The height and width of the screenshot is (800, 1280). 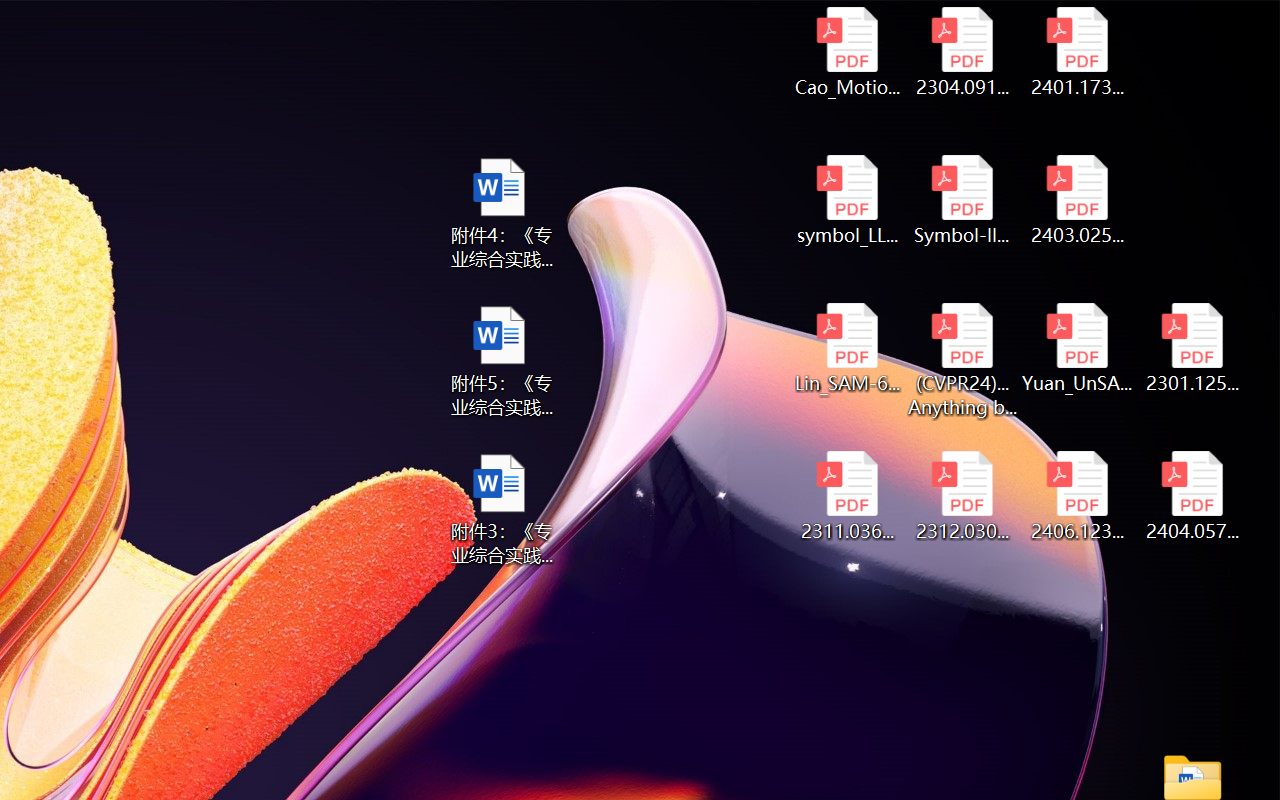 What do you see at coordinates (1076, 200) in the screenshot?
I see `'2403.02502v1.pdf'` at bounding box center [1076, 200].